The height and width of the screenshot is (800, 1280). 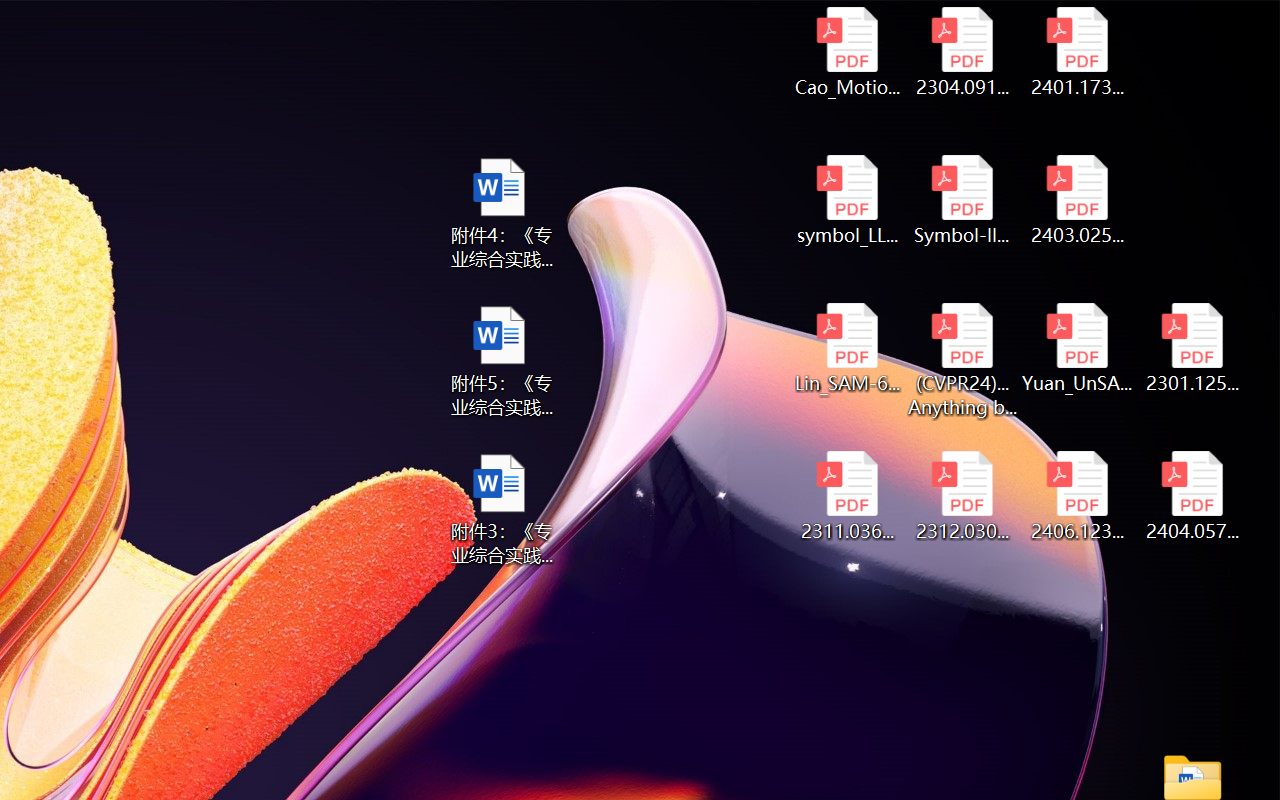 What do you see at coordinates (1076, 200) in the screenshot?
I see `'2403.02502v1.pdf'` at bounding box center [1076, 200].